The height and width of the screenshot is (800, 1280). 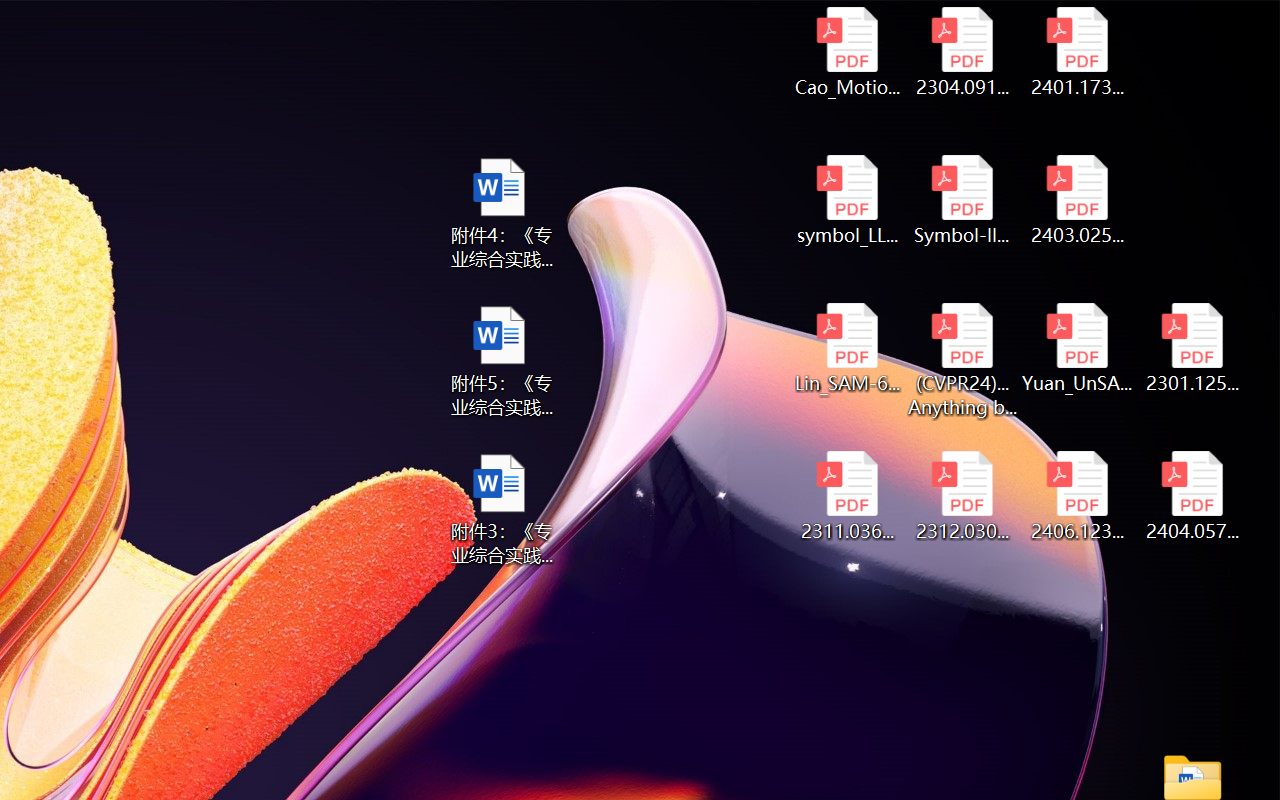 What do you see at coordinates (1076, 200) in the screenshot?
I see `'2403.02502v1.pdf'` at bounding box center [1076, 200].